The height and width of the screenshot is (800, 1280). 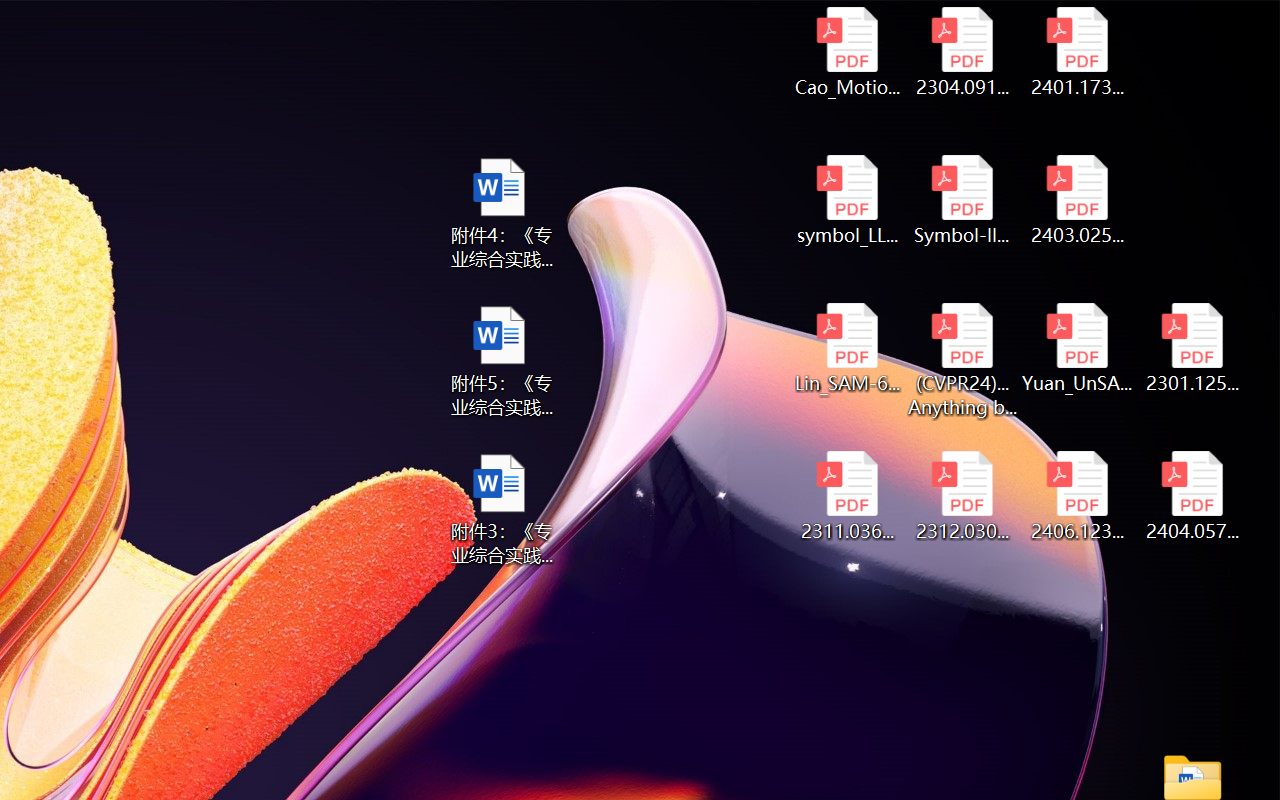 What do you see at coordinates (1076, 200) in the screenshot?
I see `'2403.02502v1.pdf'` at bounding box center [1076, 200].